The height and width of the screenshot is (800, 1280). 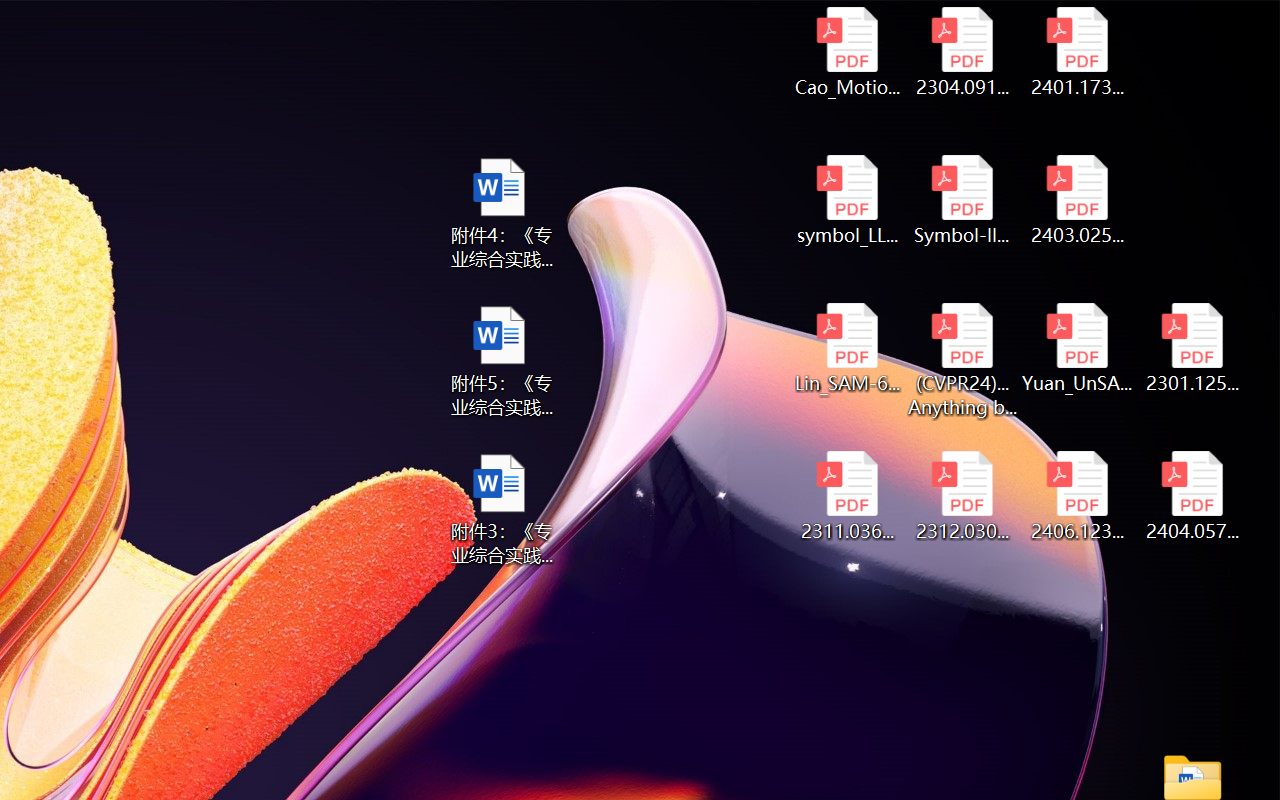 What do you see at coordinates (1076, 200) in the screenshot?
I see `'2403.02502v1.pdf'` at bounding box center [1076, 200].